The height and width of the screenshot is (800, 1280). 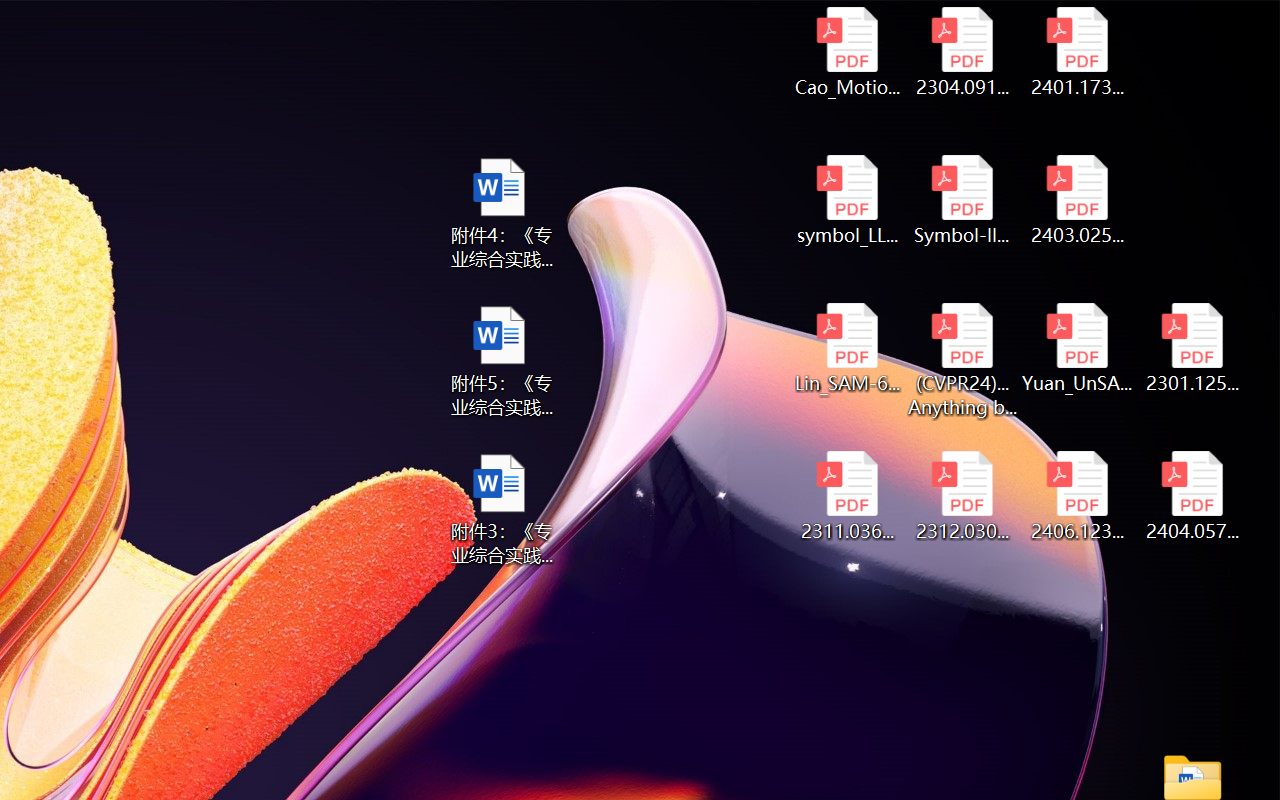 What do you see at coordinates (1076, 200) in the screenshot?
I see `'2403.02502v1.pdf'` at bounding box center [1076, 200].